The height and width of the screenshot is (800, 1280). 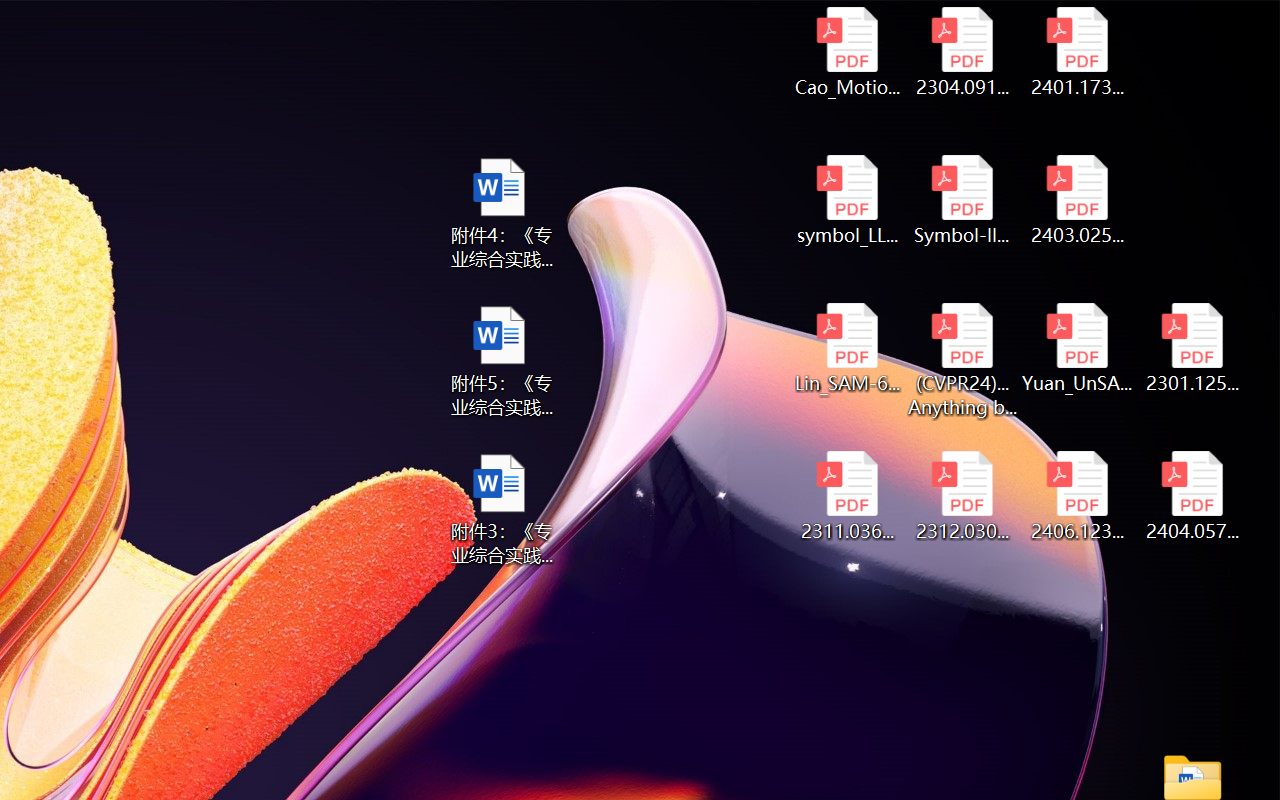 What do you see at coordinates (1076, 200) in the screenshot?
I see `'2403.02502v1.pdf'` at bounding box center [1076, 200].